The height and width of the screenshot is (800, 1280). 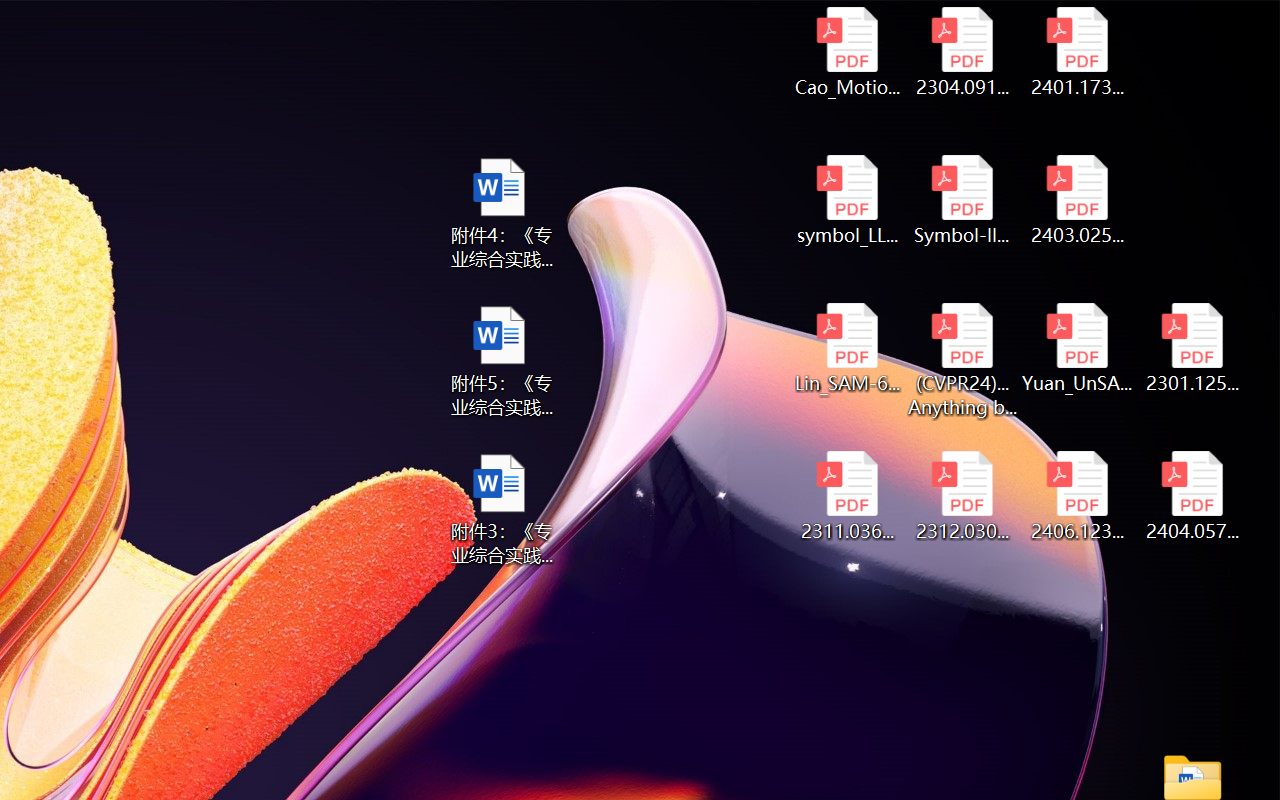 What do you see at coordinates (1076, 200) in the screenshot?
I see `'2403.02502v1.pdf'` at bounding box center [1076, 200].